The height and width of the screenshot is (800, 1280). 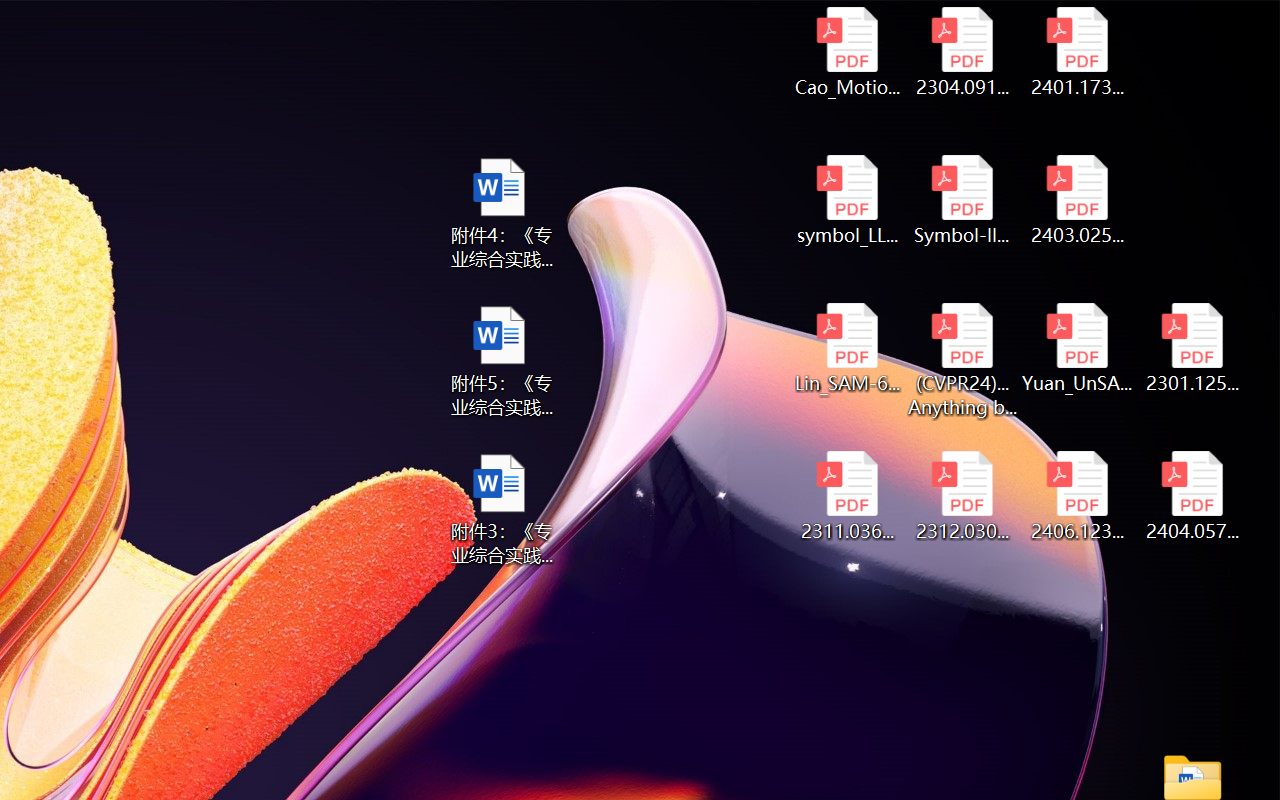 What do you see at coordinates (1076, 200) in the screenshot?
I see `'2403.02502v1.pdf'` at bounding box center [1076, 200].